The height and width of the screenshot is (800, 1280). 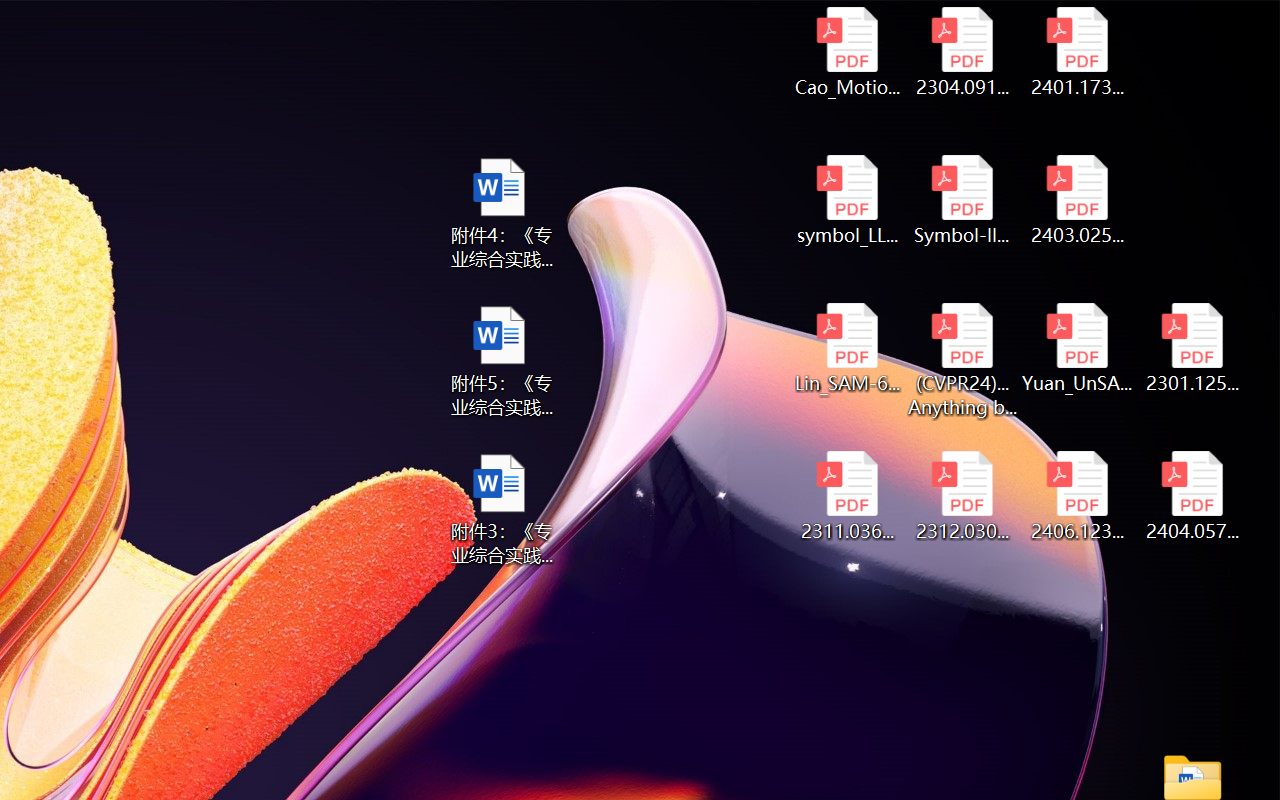 What do you see at coordinates (1076, 200) in the screenshot?
I see `'2403.02502v1.pdf'` at bounding box center [1076, 200].